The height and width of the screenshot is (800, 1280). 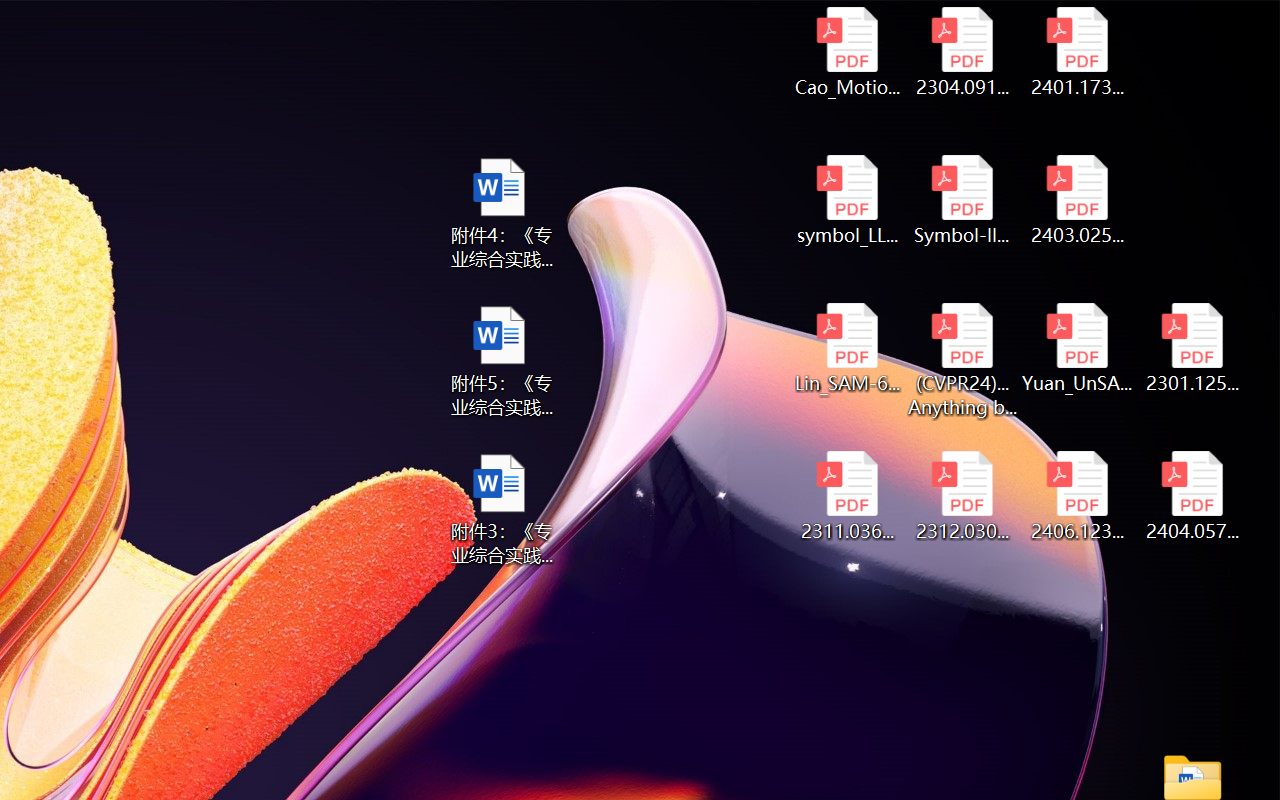 What do you see at coordinates (1076, 200) in the screenshot?
I see `'2403.02502v1.pdf'` at bounding box center [1076, 200].